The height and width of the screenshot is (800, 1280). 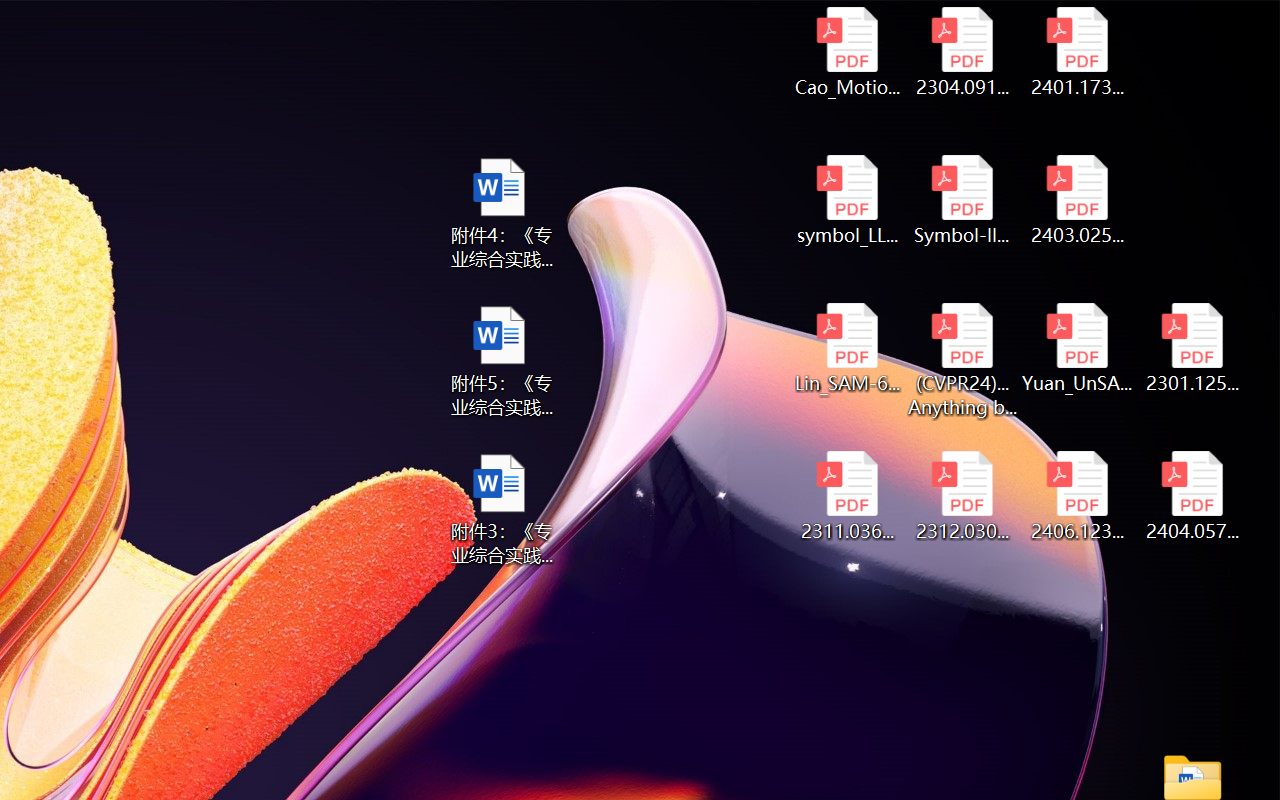 What do you see at coordinates (1076, 200) in the screenshot?
I see `'2403.02502v1.pdf'` at bounding box center [1076, 200].